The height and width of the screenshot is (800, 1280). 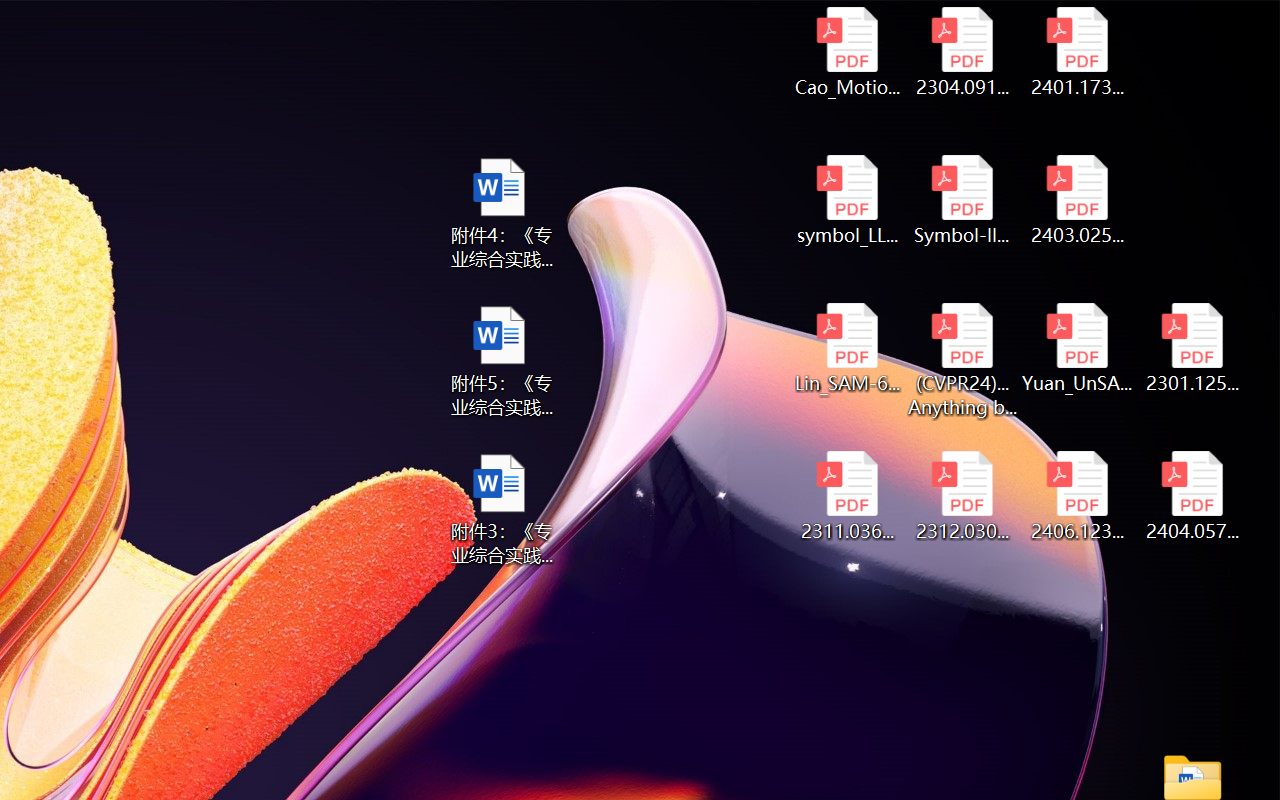 What do you see at coordinates (1076, 200) in the screenshot?
I see `'2403.02502v1.pdf'` at bounding box center [1076, 200].